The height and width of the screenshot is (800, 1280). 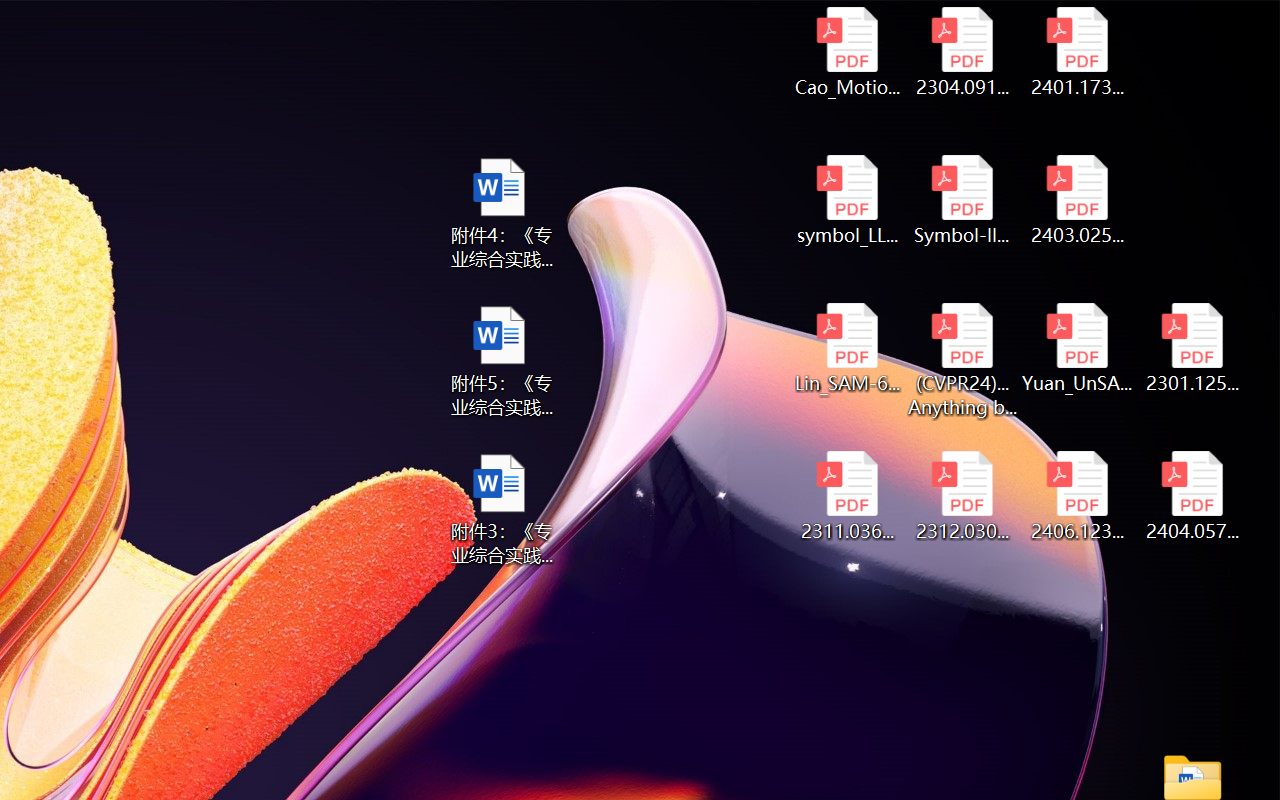 What do you see at coordinates (1076, 200) in the screenshot?
I see `'2403.02502v1.pdf'` at bounding box center [1076, 200].